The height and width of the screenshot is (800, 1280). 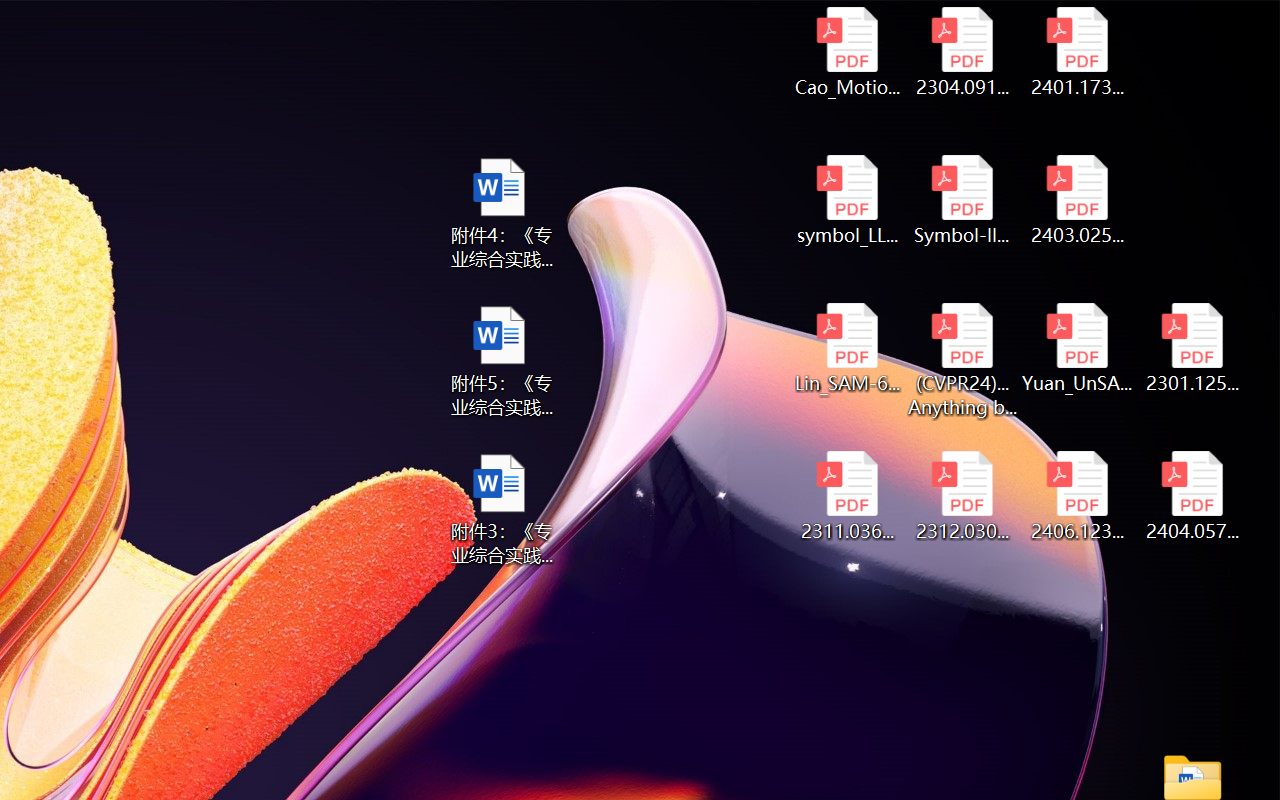 What do you see at coordinates (1076, 200) in the screenshot?
I see `'2403.02502v1.pdf'` at bounding box center [1076, 200].